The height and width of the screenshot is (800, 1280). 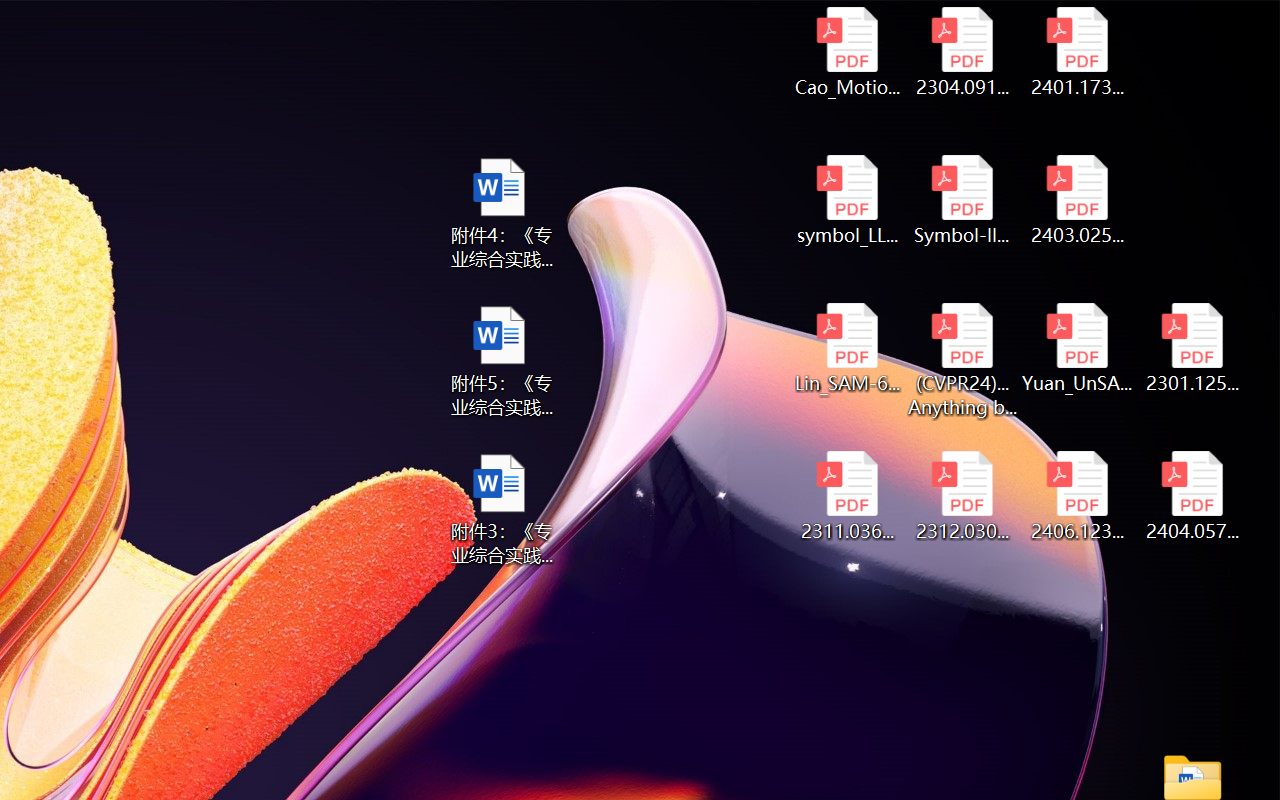 What do you see at coordinates (1076, 200) in the screenshot?
I see `'2403.02502v1.pdf'` at bounding box center [1076, 200].